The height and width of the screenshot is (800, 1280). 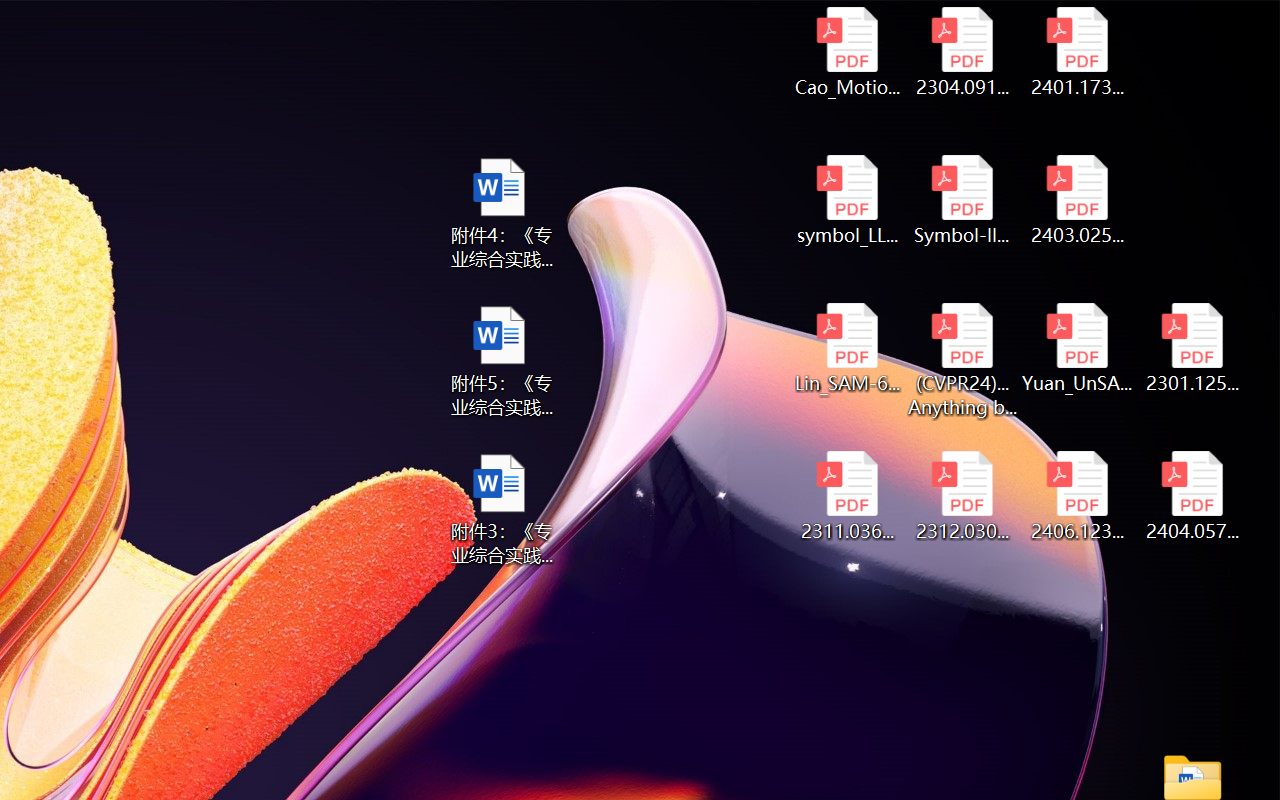 What do you see at coordinates (1076, 200) in the screenshot?
I see `'2403.02502v1.pdf'` at bounding box center [1076, 200].